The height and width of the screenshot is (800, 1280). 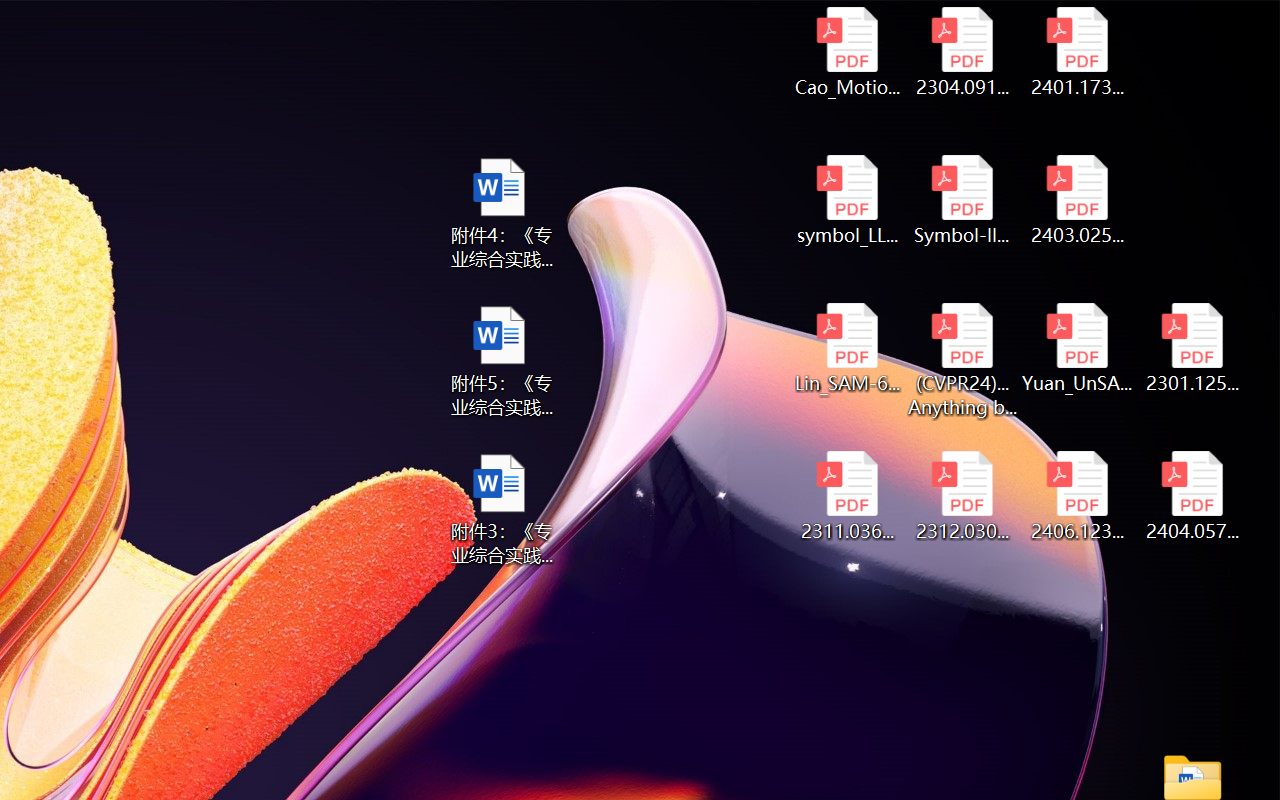 What do you see at coordinates (1076, 200) in the screenshot?
I see `'2403.02502v1.pdf'` at bounding box center [1076, 200].